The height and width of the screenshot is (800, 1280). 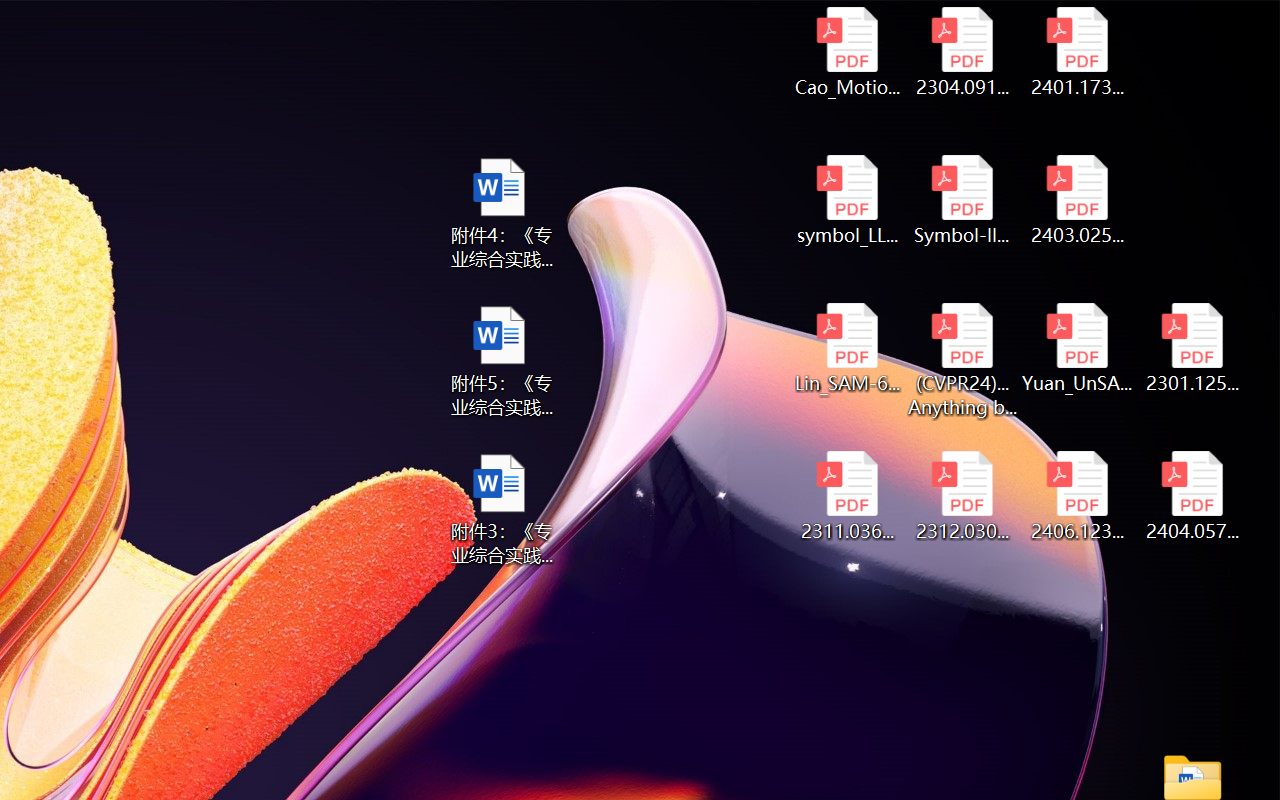 What do you see at coordinates (1076, 200) in the screenshot?
I see `'2403.02502v1.pdf'` at bounding box center [1076, 200].